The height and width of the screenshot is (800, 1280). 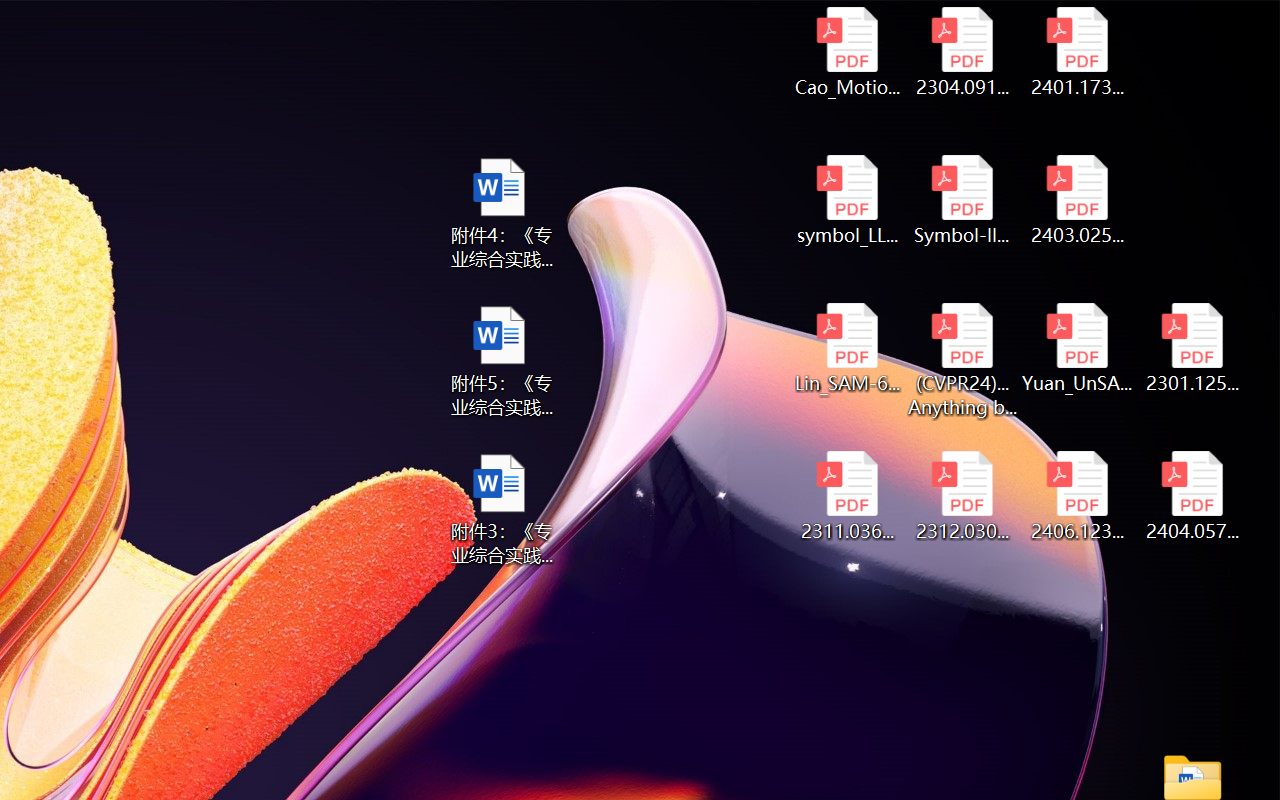 What do you see at coordinates (1076, 200) in the screenshot?
I see `'2403.02502v1.pdf'` at bounding box center [1076, 200].